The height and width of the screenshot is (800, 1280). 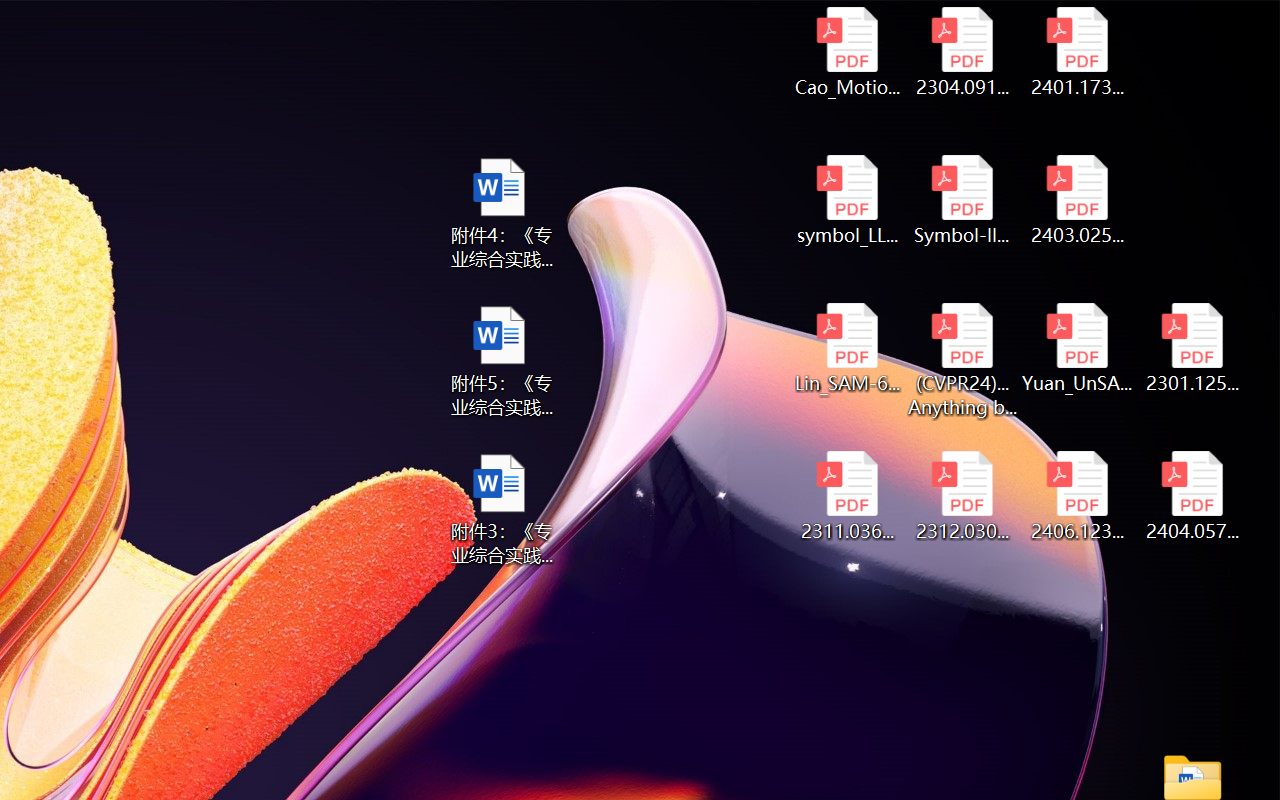 What do you see at coordinates (1076, 200) in the screenshot?
I see `'2403.02502v1.pdf'` at bounding box center [1076, 200].